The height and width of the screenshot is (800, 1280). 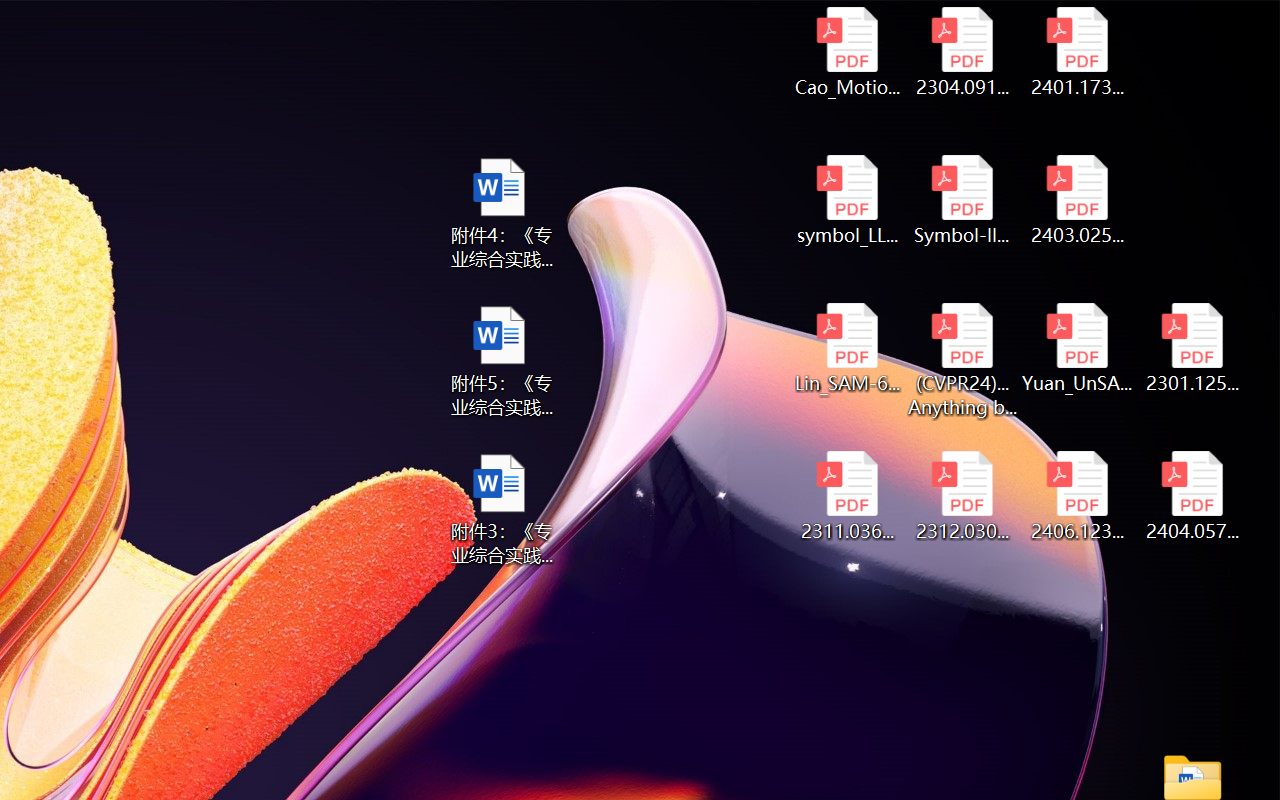 What do you see at coordinates (1076, 200) in the screenshot?
I see `'2403.02502v1.pdf'` at bounding box center [1076, 200].